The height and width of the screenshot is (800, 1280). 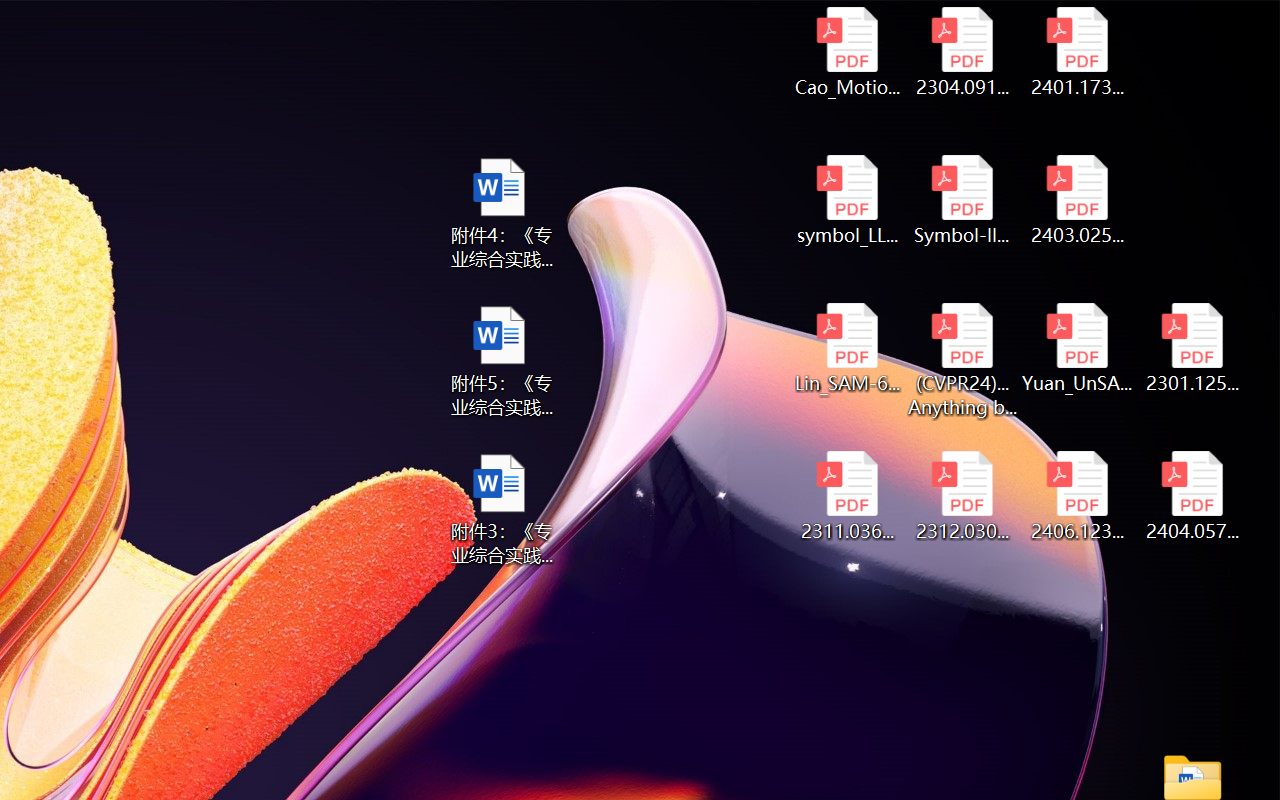 What do you see at coordinates (1076, 200) in the screenshot?
I see `'2403.02502v1.pdf'` at bounding box center [1076, 200].